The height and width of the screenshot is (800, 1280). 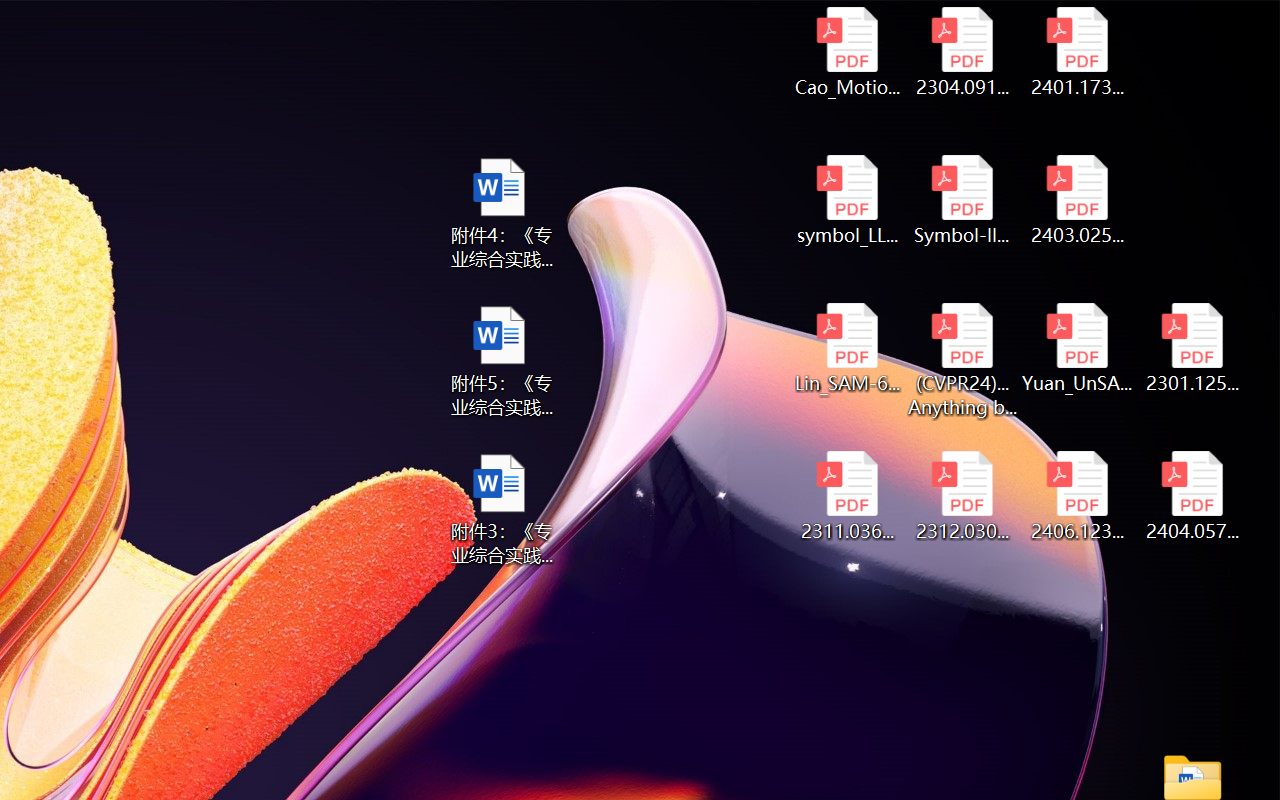 What do you see at coordinates (1076, 200) in the screenshot?
I see `'2403.02502v1.pdf'` at bounding box center [1076, 200].